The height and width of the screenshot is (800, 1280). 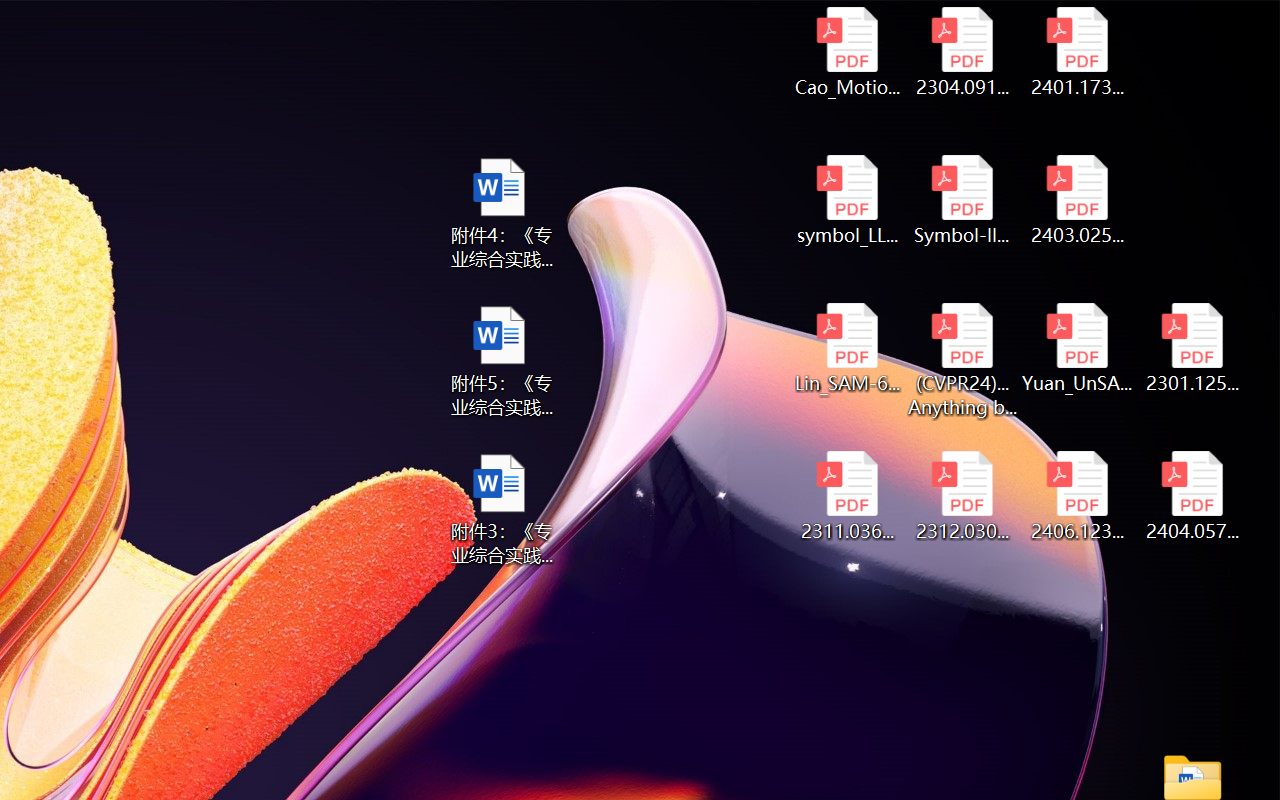 What do you see at coordinates (1076, 200) in the screenshot?
I see `'2403.02502v1.pdf'` at bounding box center [1076, 200].